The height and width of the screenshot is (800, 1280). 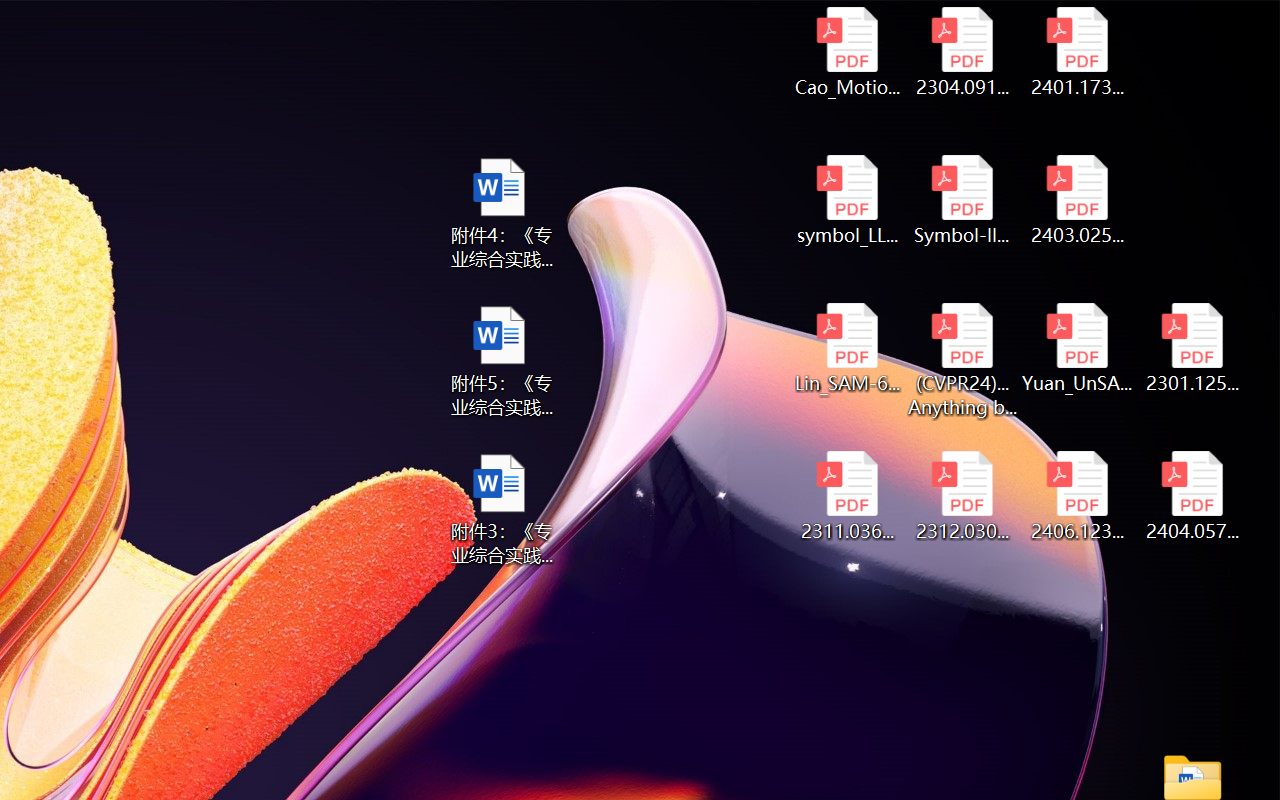 What do you see at coordinates (1076, 200) in the screenshot?
I see `'2403.02502v1.pdf'` at bounding box center [1076, 200].